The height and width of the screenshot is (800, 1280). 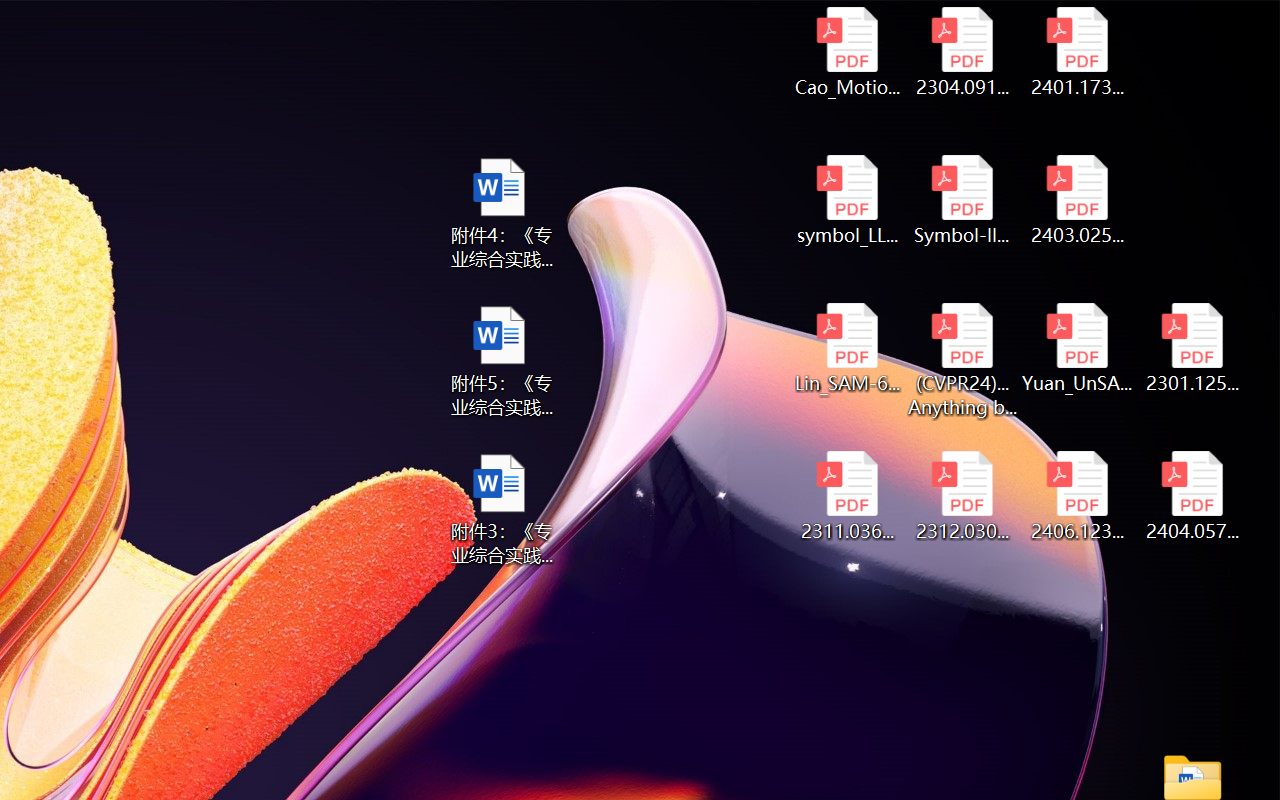 What do you see at coordinates (1076, 200) in the screenshot?
I see `'2403.02502v1.pdf'` at bounding box center [1076, 200].